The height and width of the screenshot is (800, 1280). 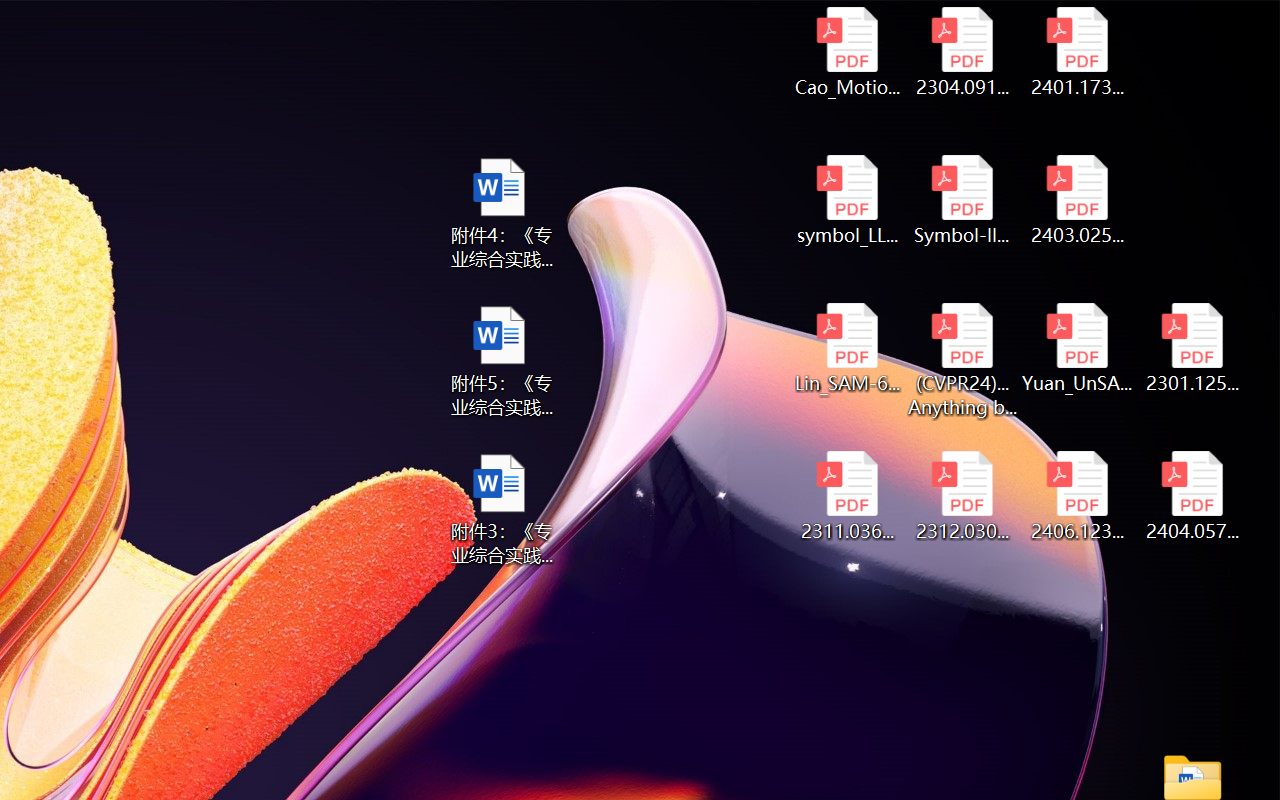 What do you see at coordinates (1076, 200) in the screenshot?
I see `'2403.02502v1.pdf'` at bounding box center [1076, 200].